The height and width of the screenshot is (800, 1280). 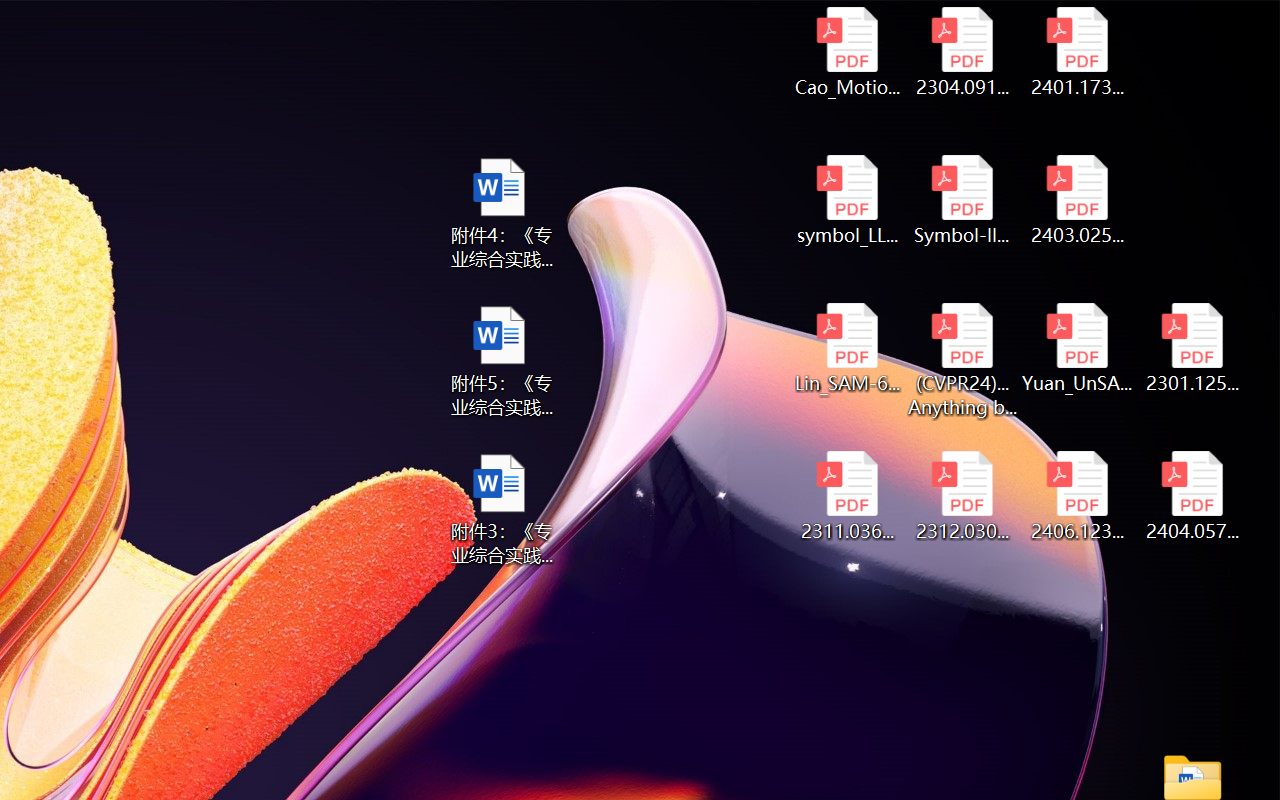 What do you see at coordinates (1076, 200) in the screenshot?
I see `'2403.02502v1.pdf'` at bounding box center [1076, 200].